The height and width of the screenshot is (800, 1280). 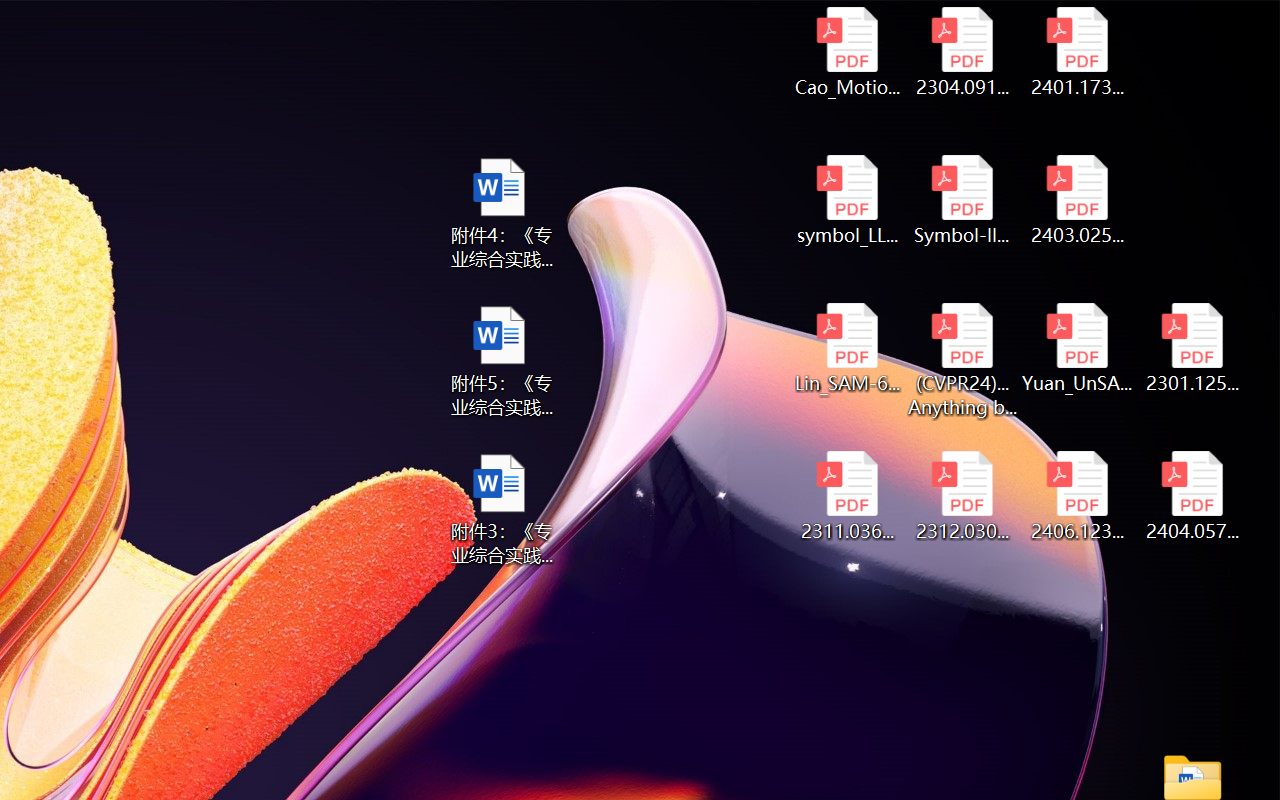 What do you see at coordinates (1076, 200) in the screenshot?
I see `'2403.02502v1.pdf'` at bounding box center [1076, 200].